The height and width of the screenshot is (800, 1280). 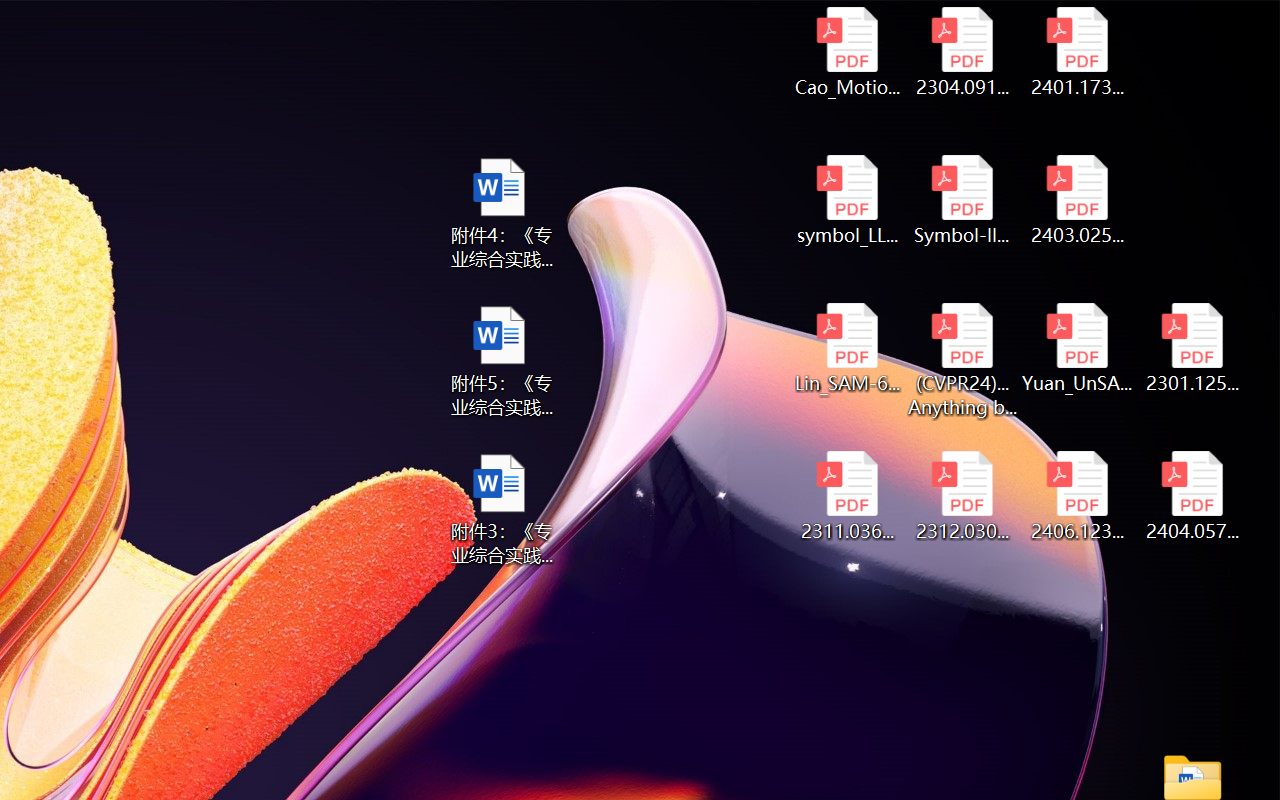 What do you see at coordinates (1076, 200) in the screenshot?
I see `'2403.02502v1.pdf'` at bounding box center [1076, 200].